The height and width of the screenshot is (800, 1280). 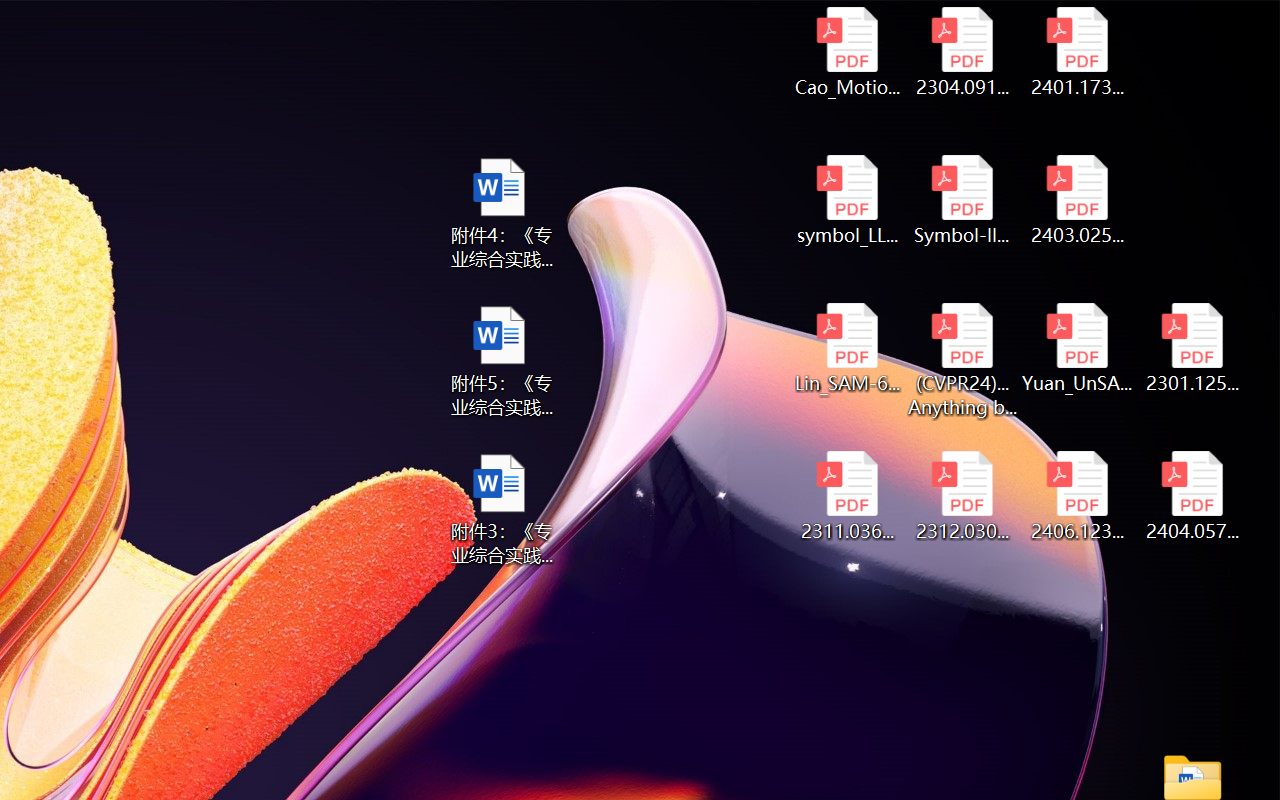 What do you see at coordinates (1076, 200) in the screenshot?
I see `'2403.02502v1.pdf'` at bounding box center [1076, 200].